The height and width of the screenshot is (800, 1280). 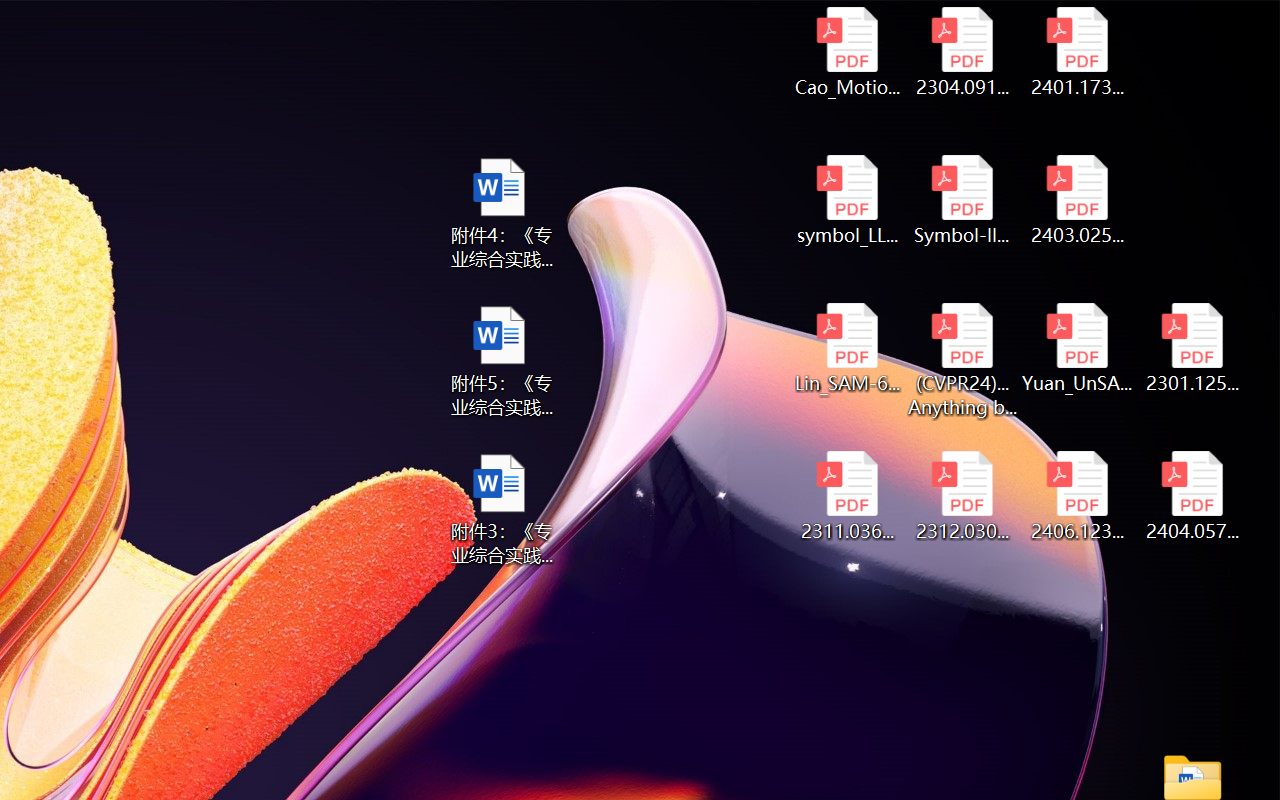 What do you see at coordinates (1076, 200) in the screenshot?
I see `'2403.02502v1.pdf'` at bounding box center [1076, 200].